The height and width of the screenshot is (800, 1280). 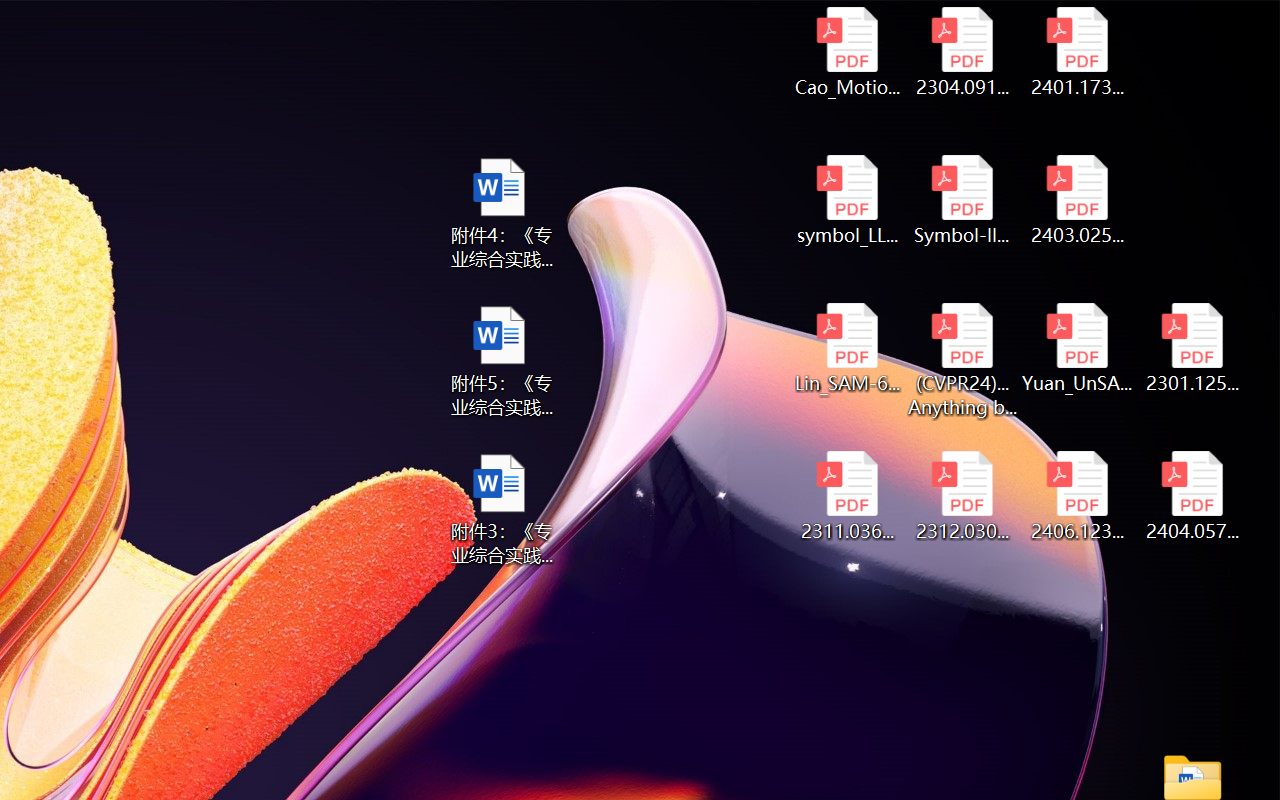 What do you see at coordinates (1076, 200) in the screenshot?
I see `'2403.02502v1.pdf'` at bounding box center [1076, 200].